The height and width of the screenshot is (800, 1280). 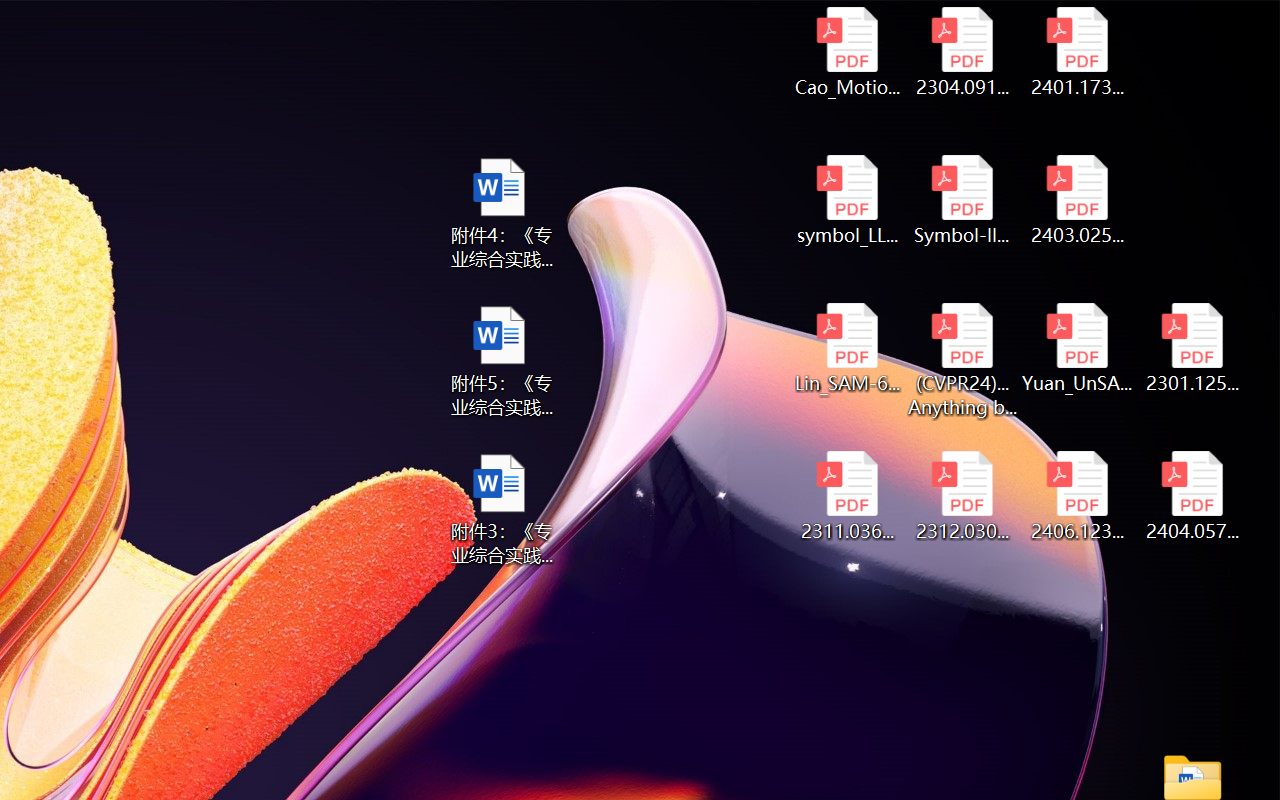 What do you see at coordinates (1076, 200) in the screenshot?
I see `'2403.02502v1.pdf'` at bounding box center [1076, 200].